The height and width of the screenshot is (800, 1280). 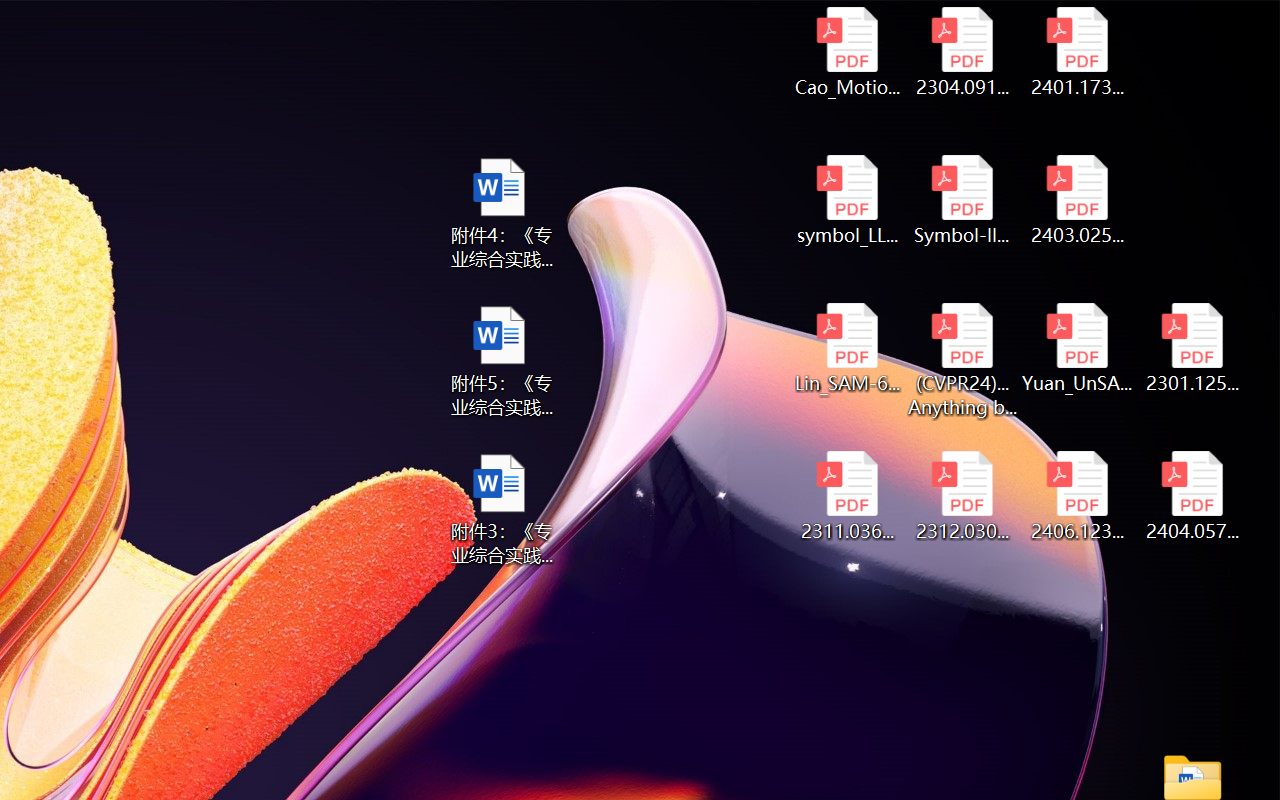 What do you see at coordinates (1076, 200) in the screenshot?
I see `'2403.02502v1.pdf'` at bounding box center [1076, 200].